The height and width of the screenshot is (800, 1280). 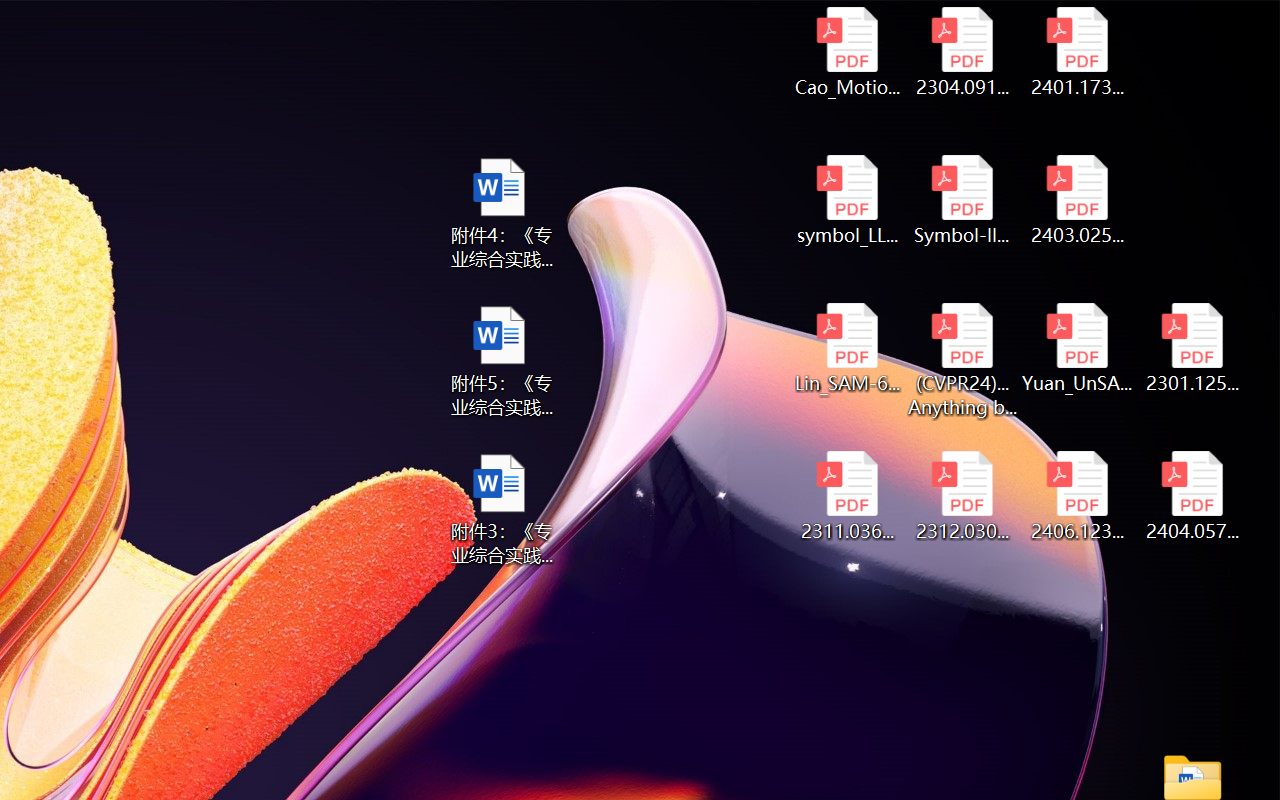 What do you see at coordinates (1076, 200) in the screenshot?
I see `'2403.02502v1.pdf'` at bounding box center [1076, 200].